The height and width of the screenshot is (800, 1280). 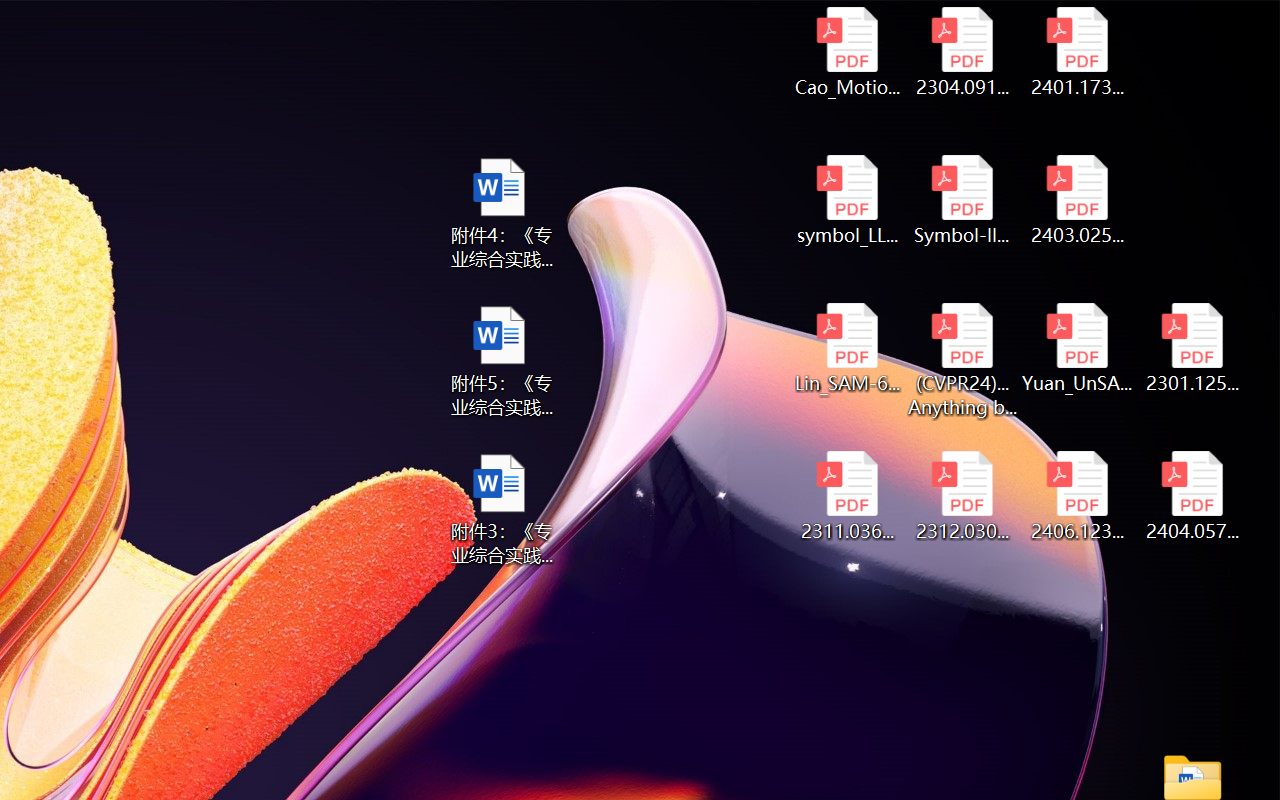 What do you see at coordinates (1076, 200) in the screenshot?
I see `'2403.02502v1.pdf'` at bounding box center [1076, 200].